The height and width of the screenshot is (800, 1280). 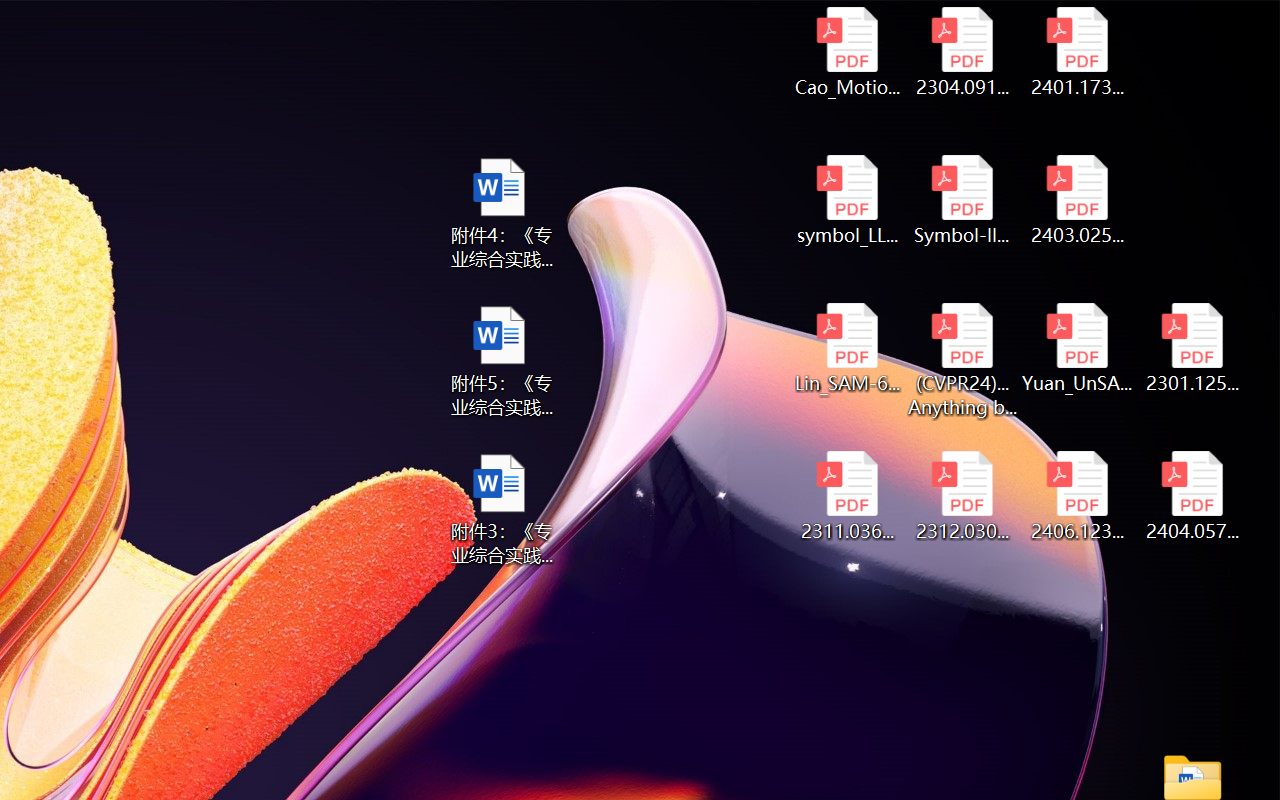 What do you see at coordinates (1076, 200) in the screenshot?
I see `'2403.02502v1.pdf'` at bounding box center [1076, 200].